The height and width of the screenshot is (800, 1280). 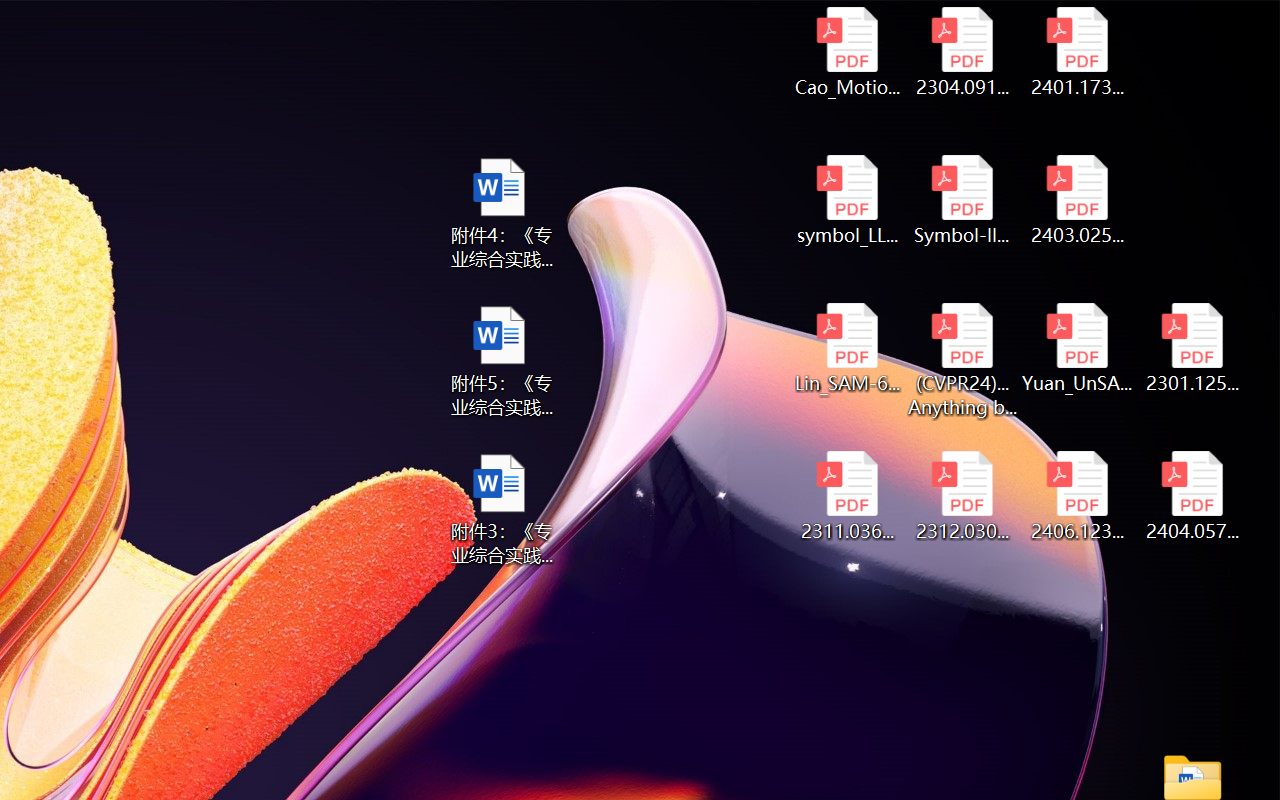 What do you see at coordinates (1076, 200) in the screenshot?
I see `'2403.02502v1.pdf'` at bounding box center [1076, 200].